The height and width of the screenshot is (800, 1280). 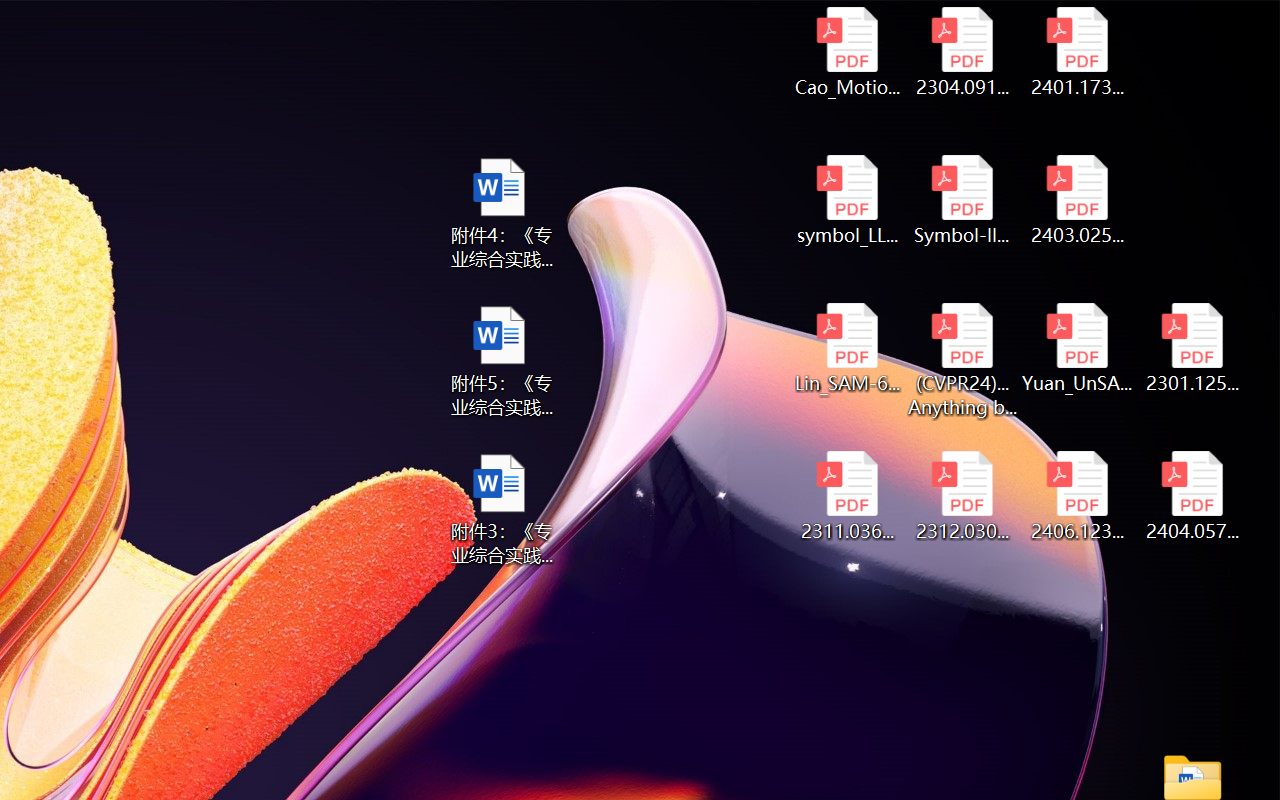 What do you see at coordinates (1076, 200) in the screenshot?
I see `'2403.02502v1.pdf'` at bounding box center [1076, 200].